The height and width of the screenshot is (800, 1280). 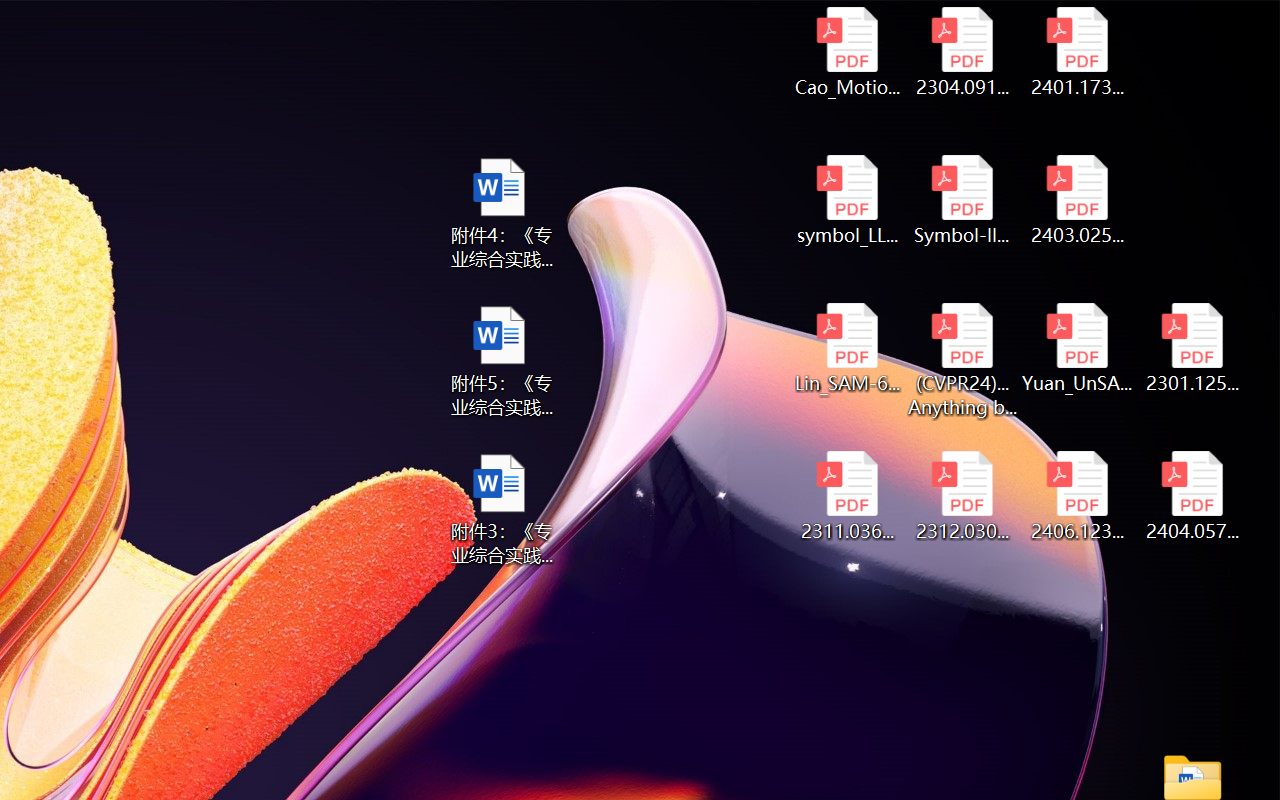 What do you see at coordinates (1076, 200) in the screenshot?
I see `'2403.02502v1.pdf'` at bounding box center [1076, 200].